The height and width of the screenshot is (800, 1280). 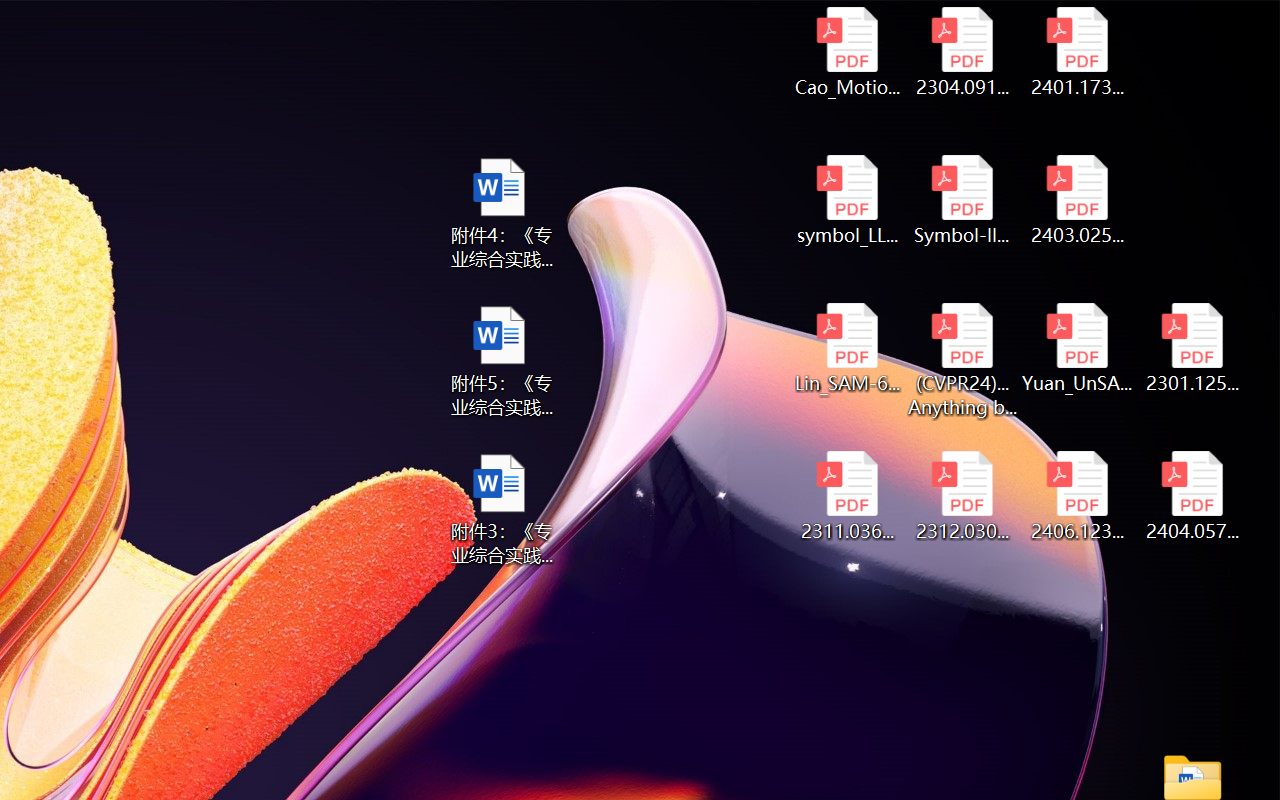 What do you see at coordinates (1076, 200) in the screenshot?
I see `'2403.02502v1.pdf'` at bounding box center [1076, 200].